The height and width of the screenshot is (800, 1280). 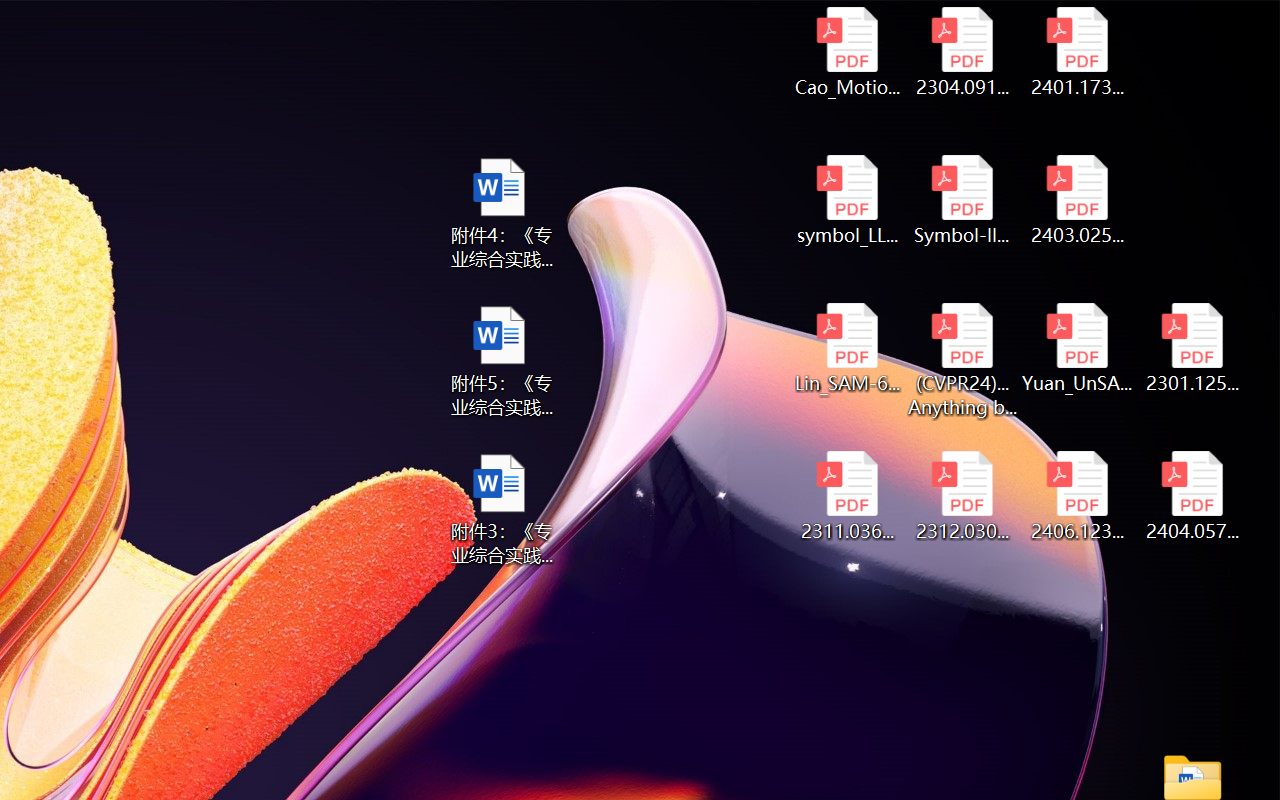 What do you see at coordinates (1076, 200) in the screenshot?
I see `'2403.02502v1.pdf'` at bounding box center [1076, 200].